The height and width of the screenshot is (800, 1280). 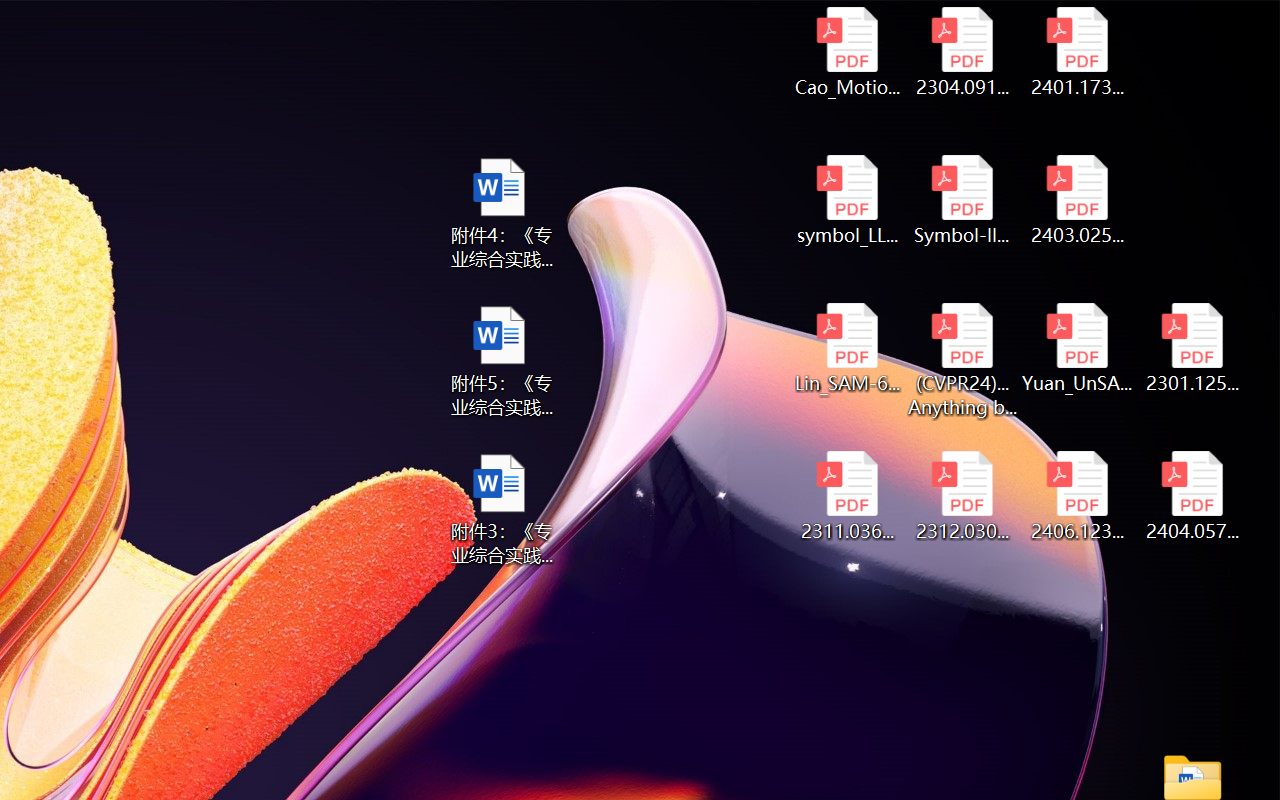 What do you see at coordinates (1076, 200) in the screenshot?
I see `'2403.02502v1.pdf'` at bounding box center [1076, 200].